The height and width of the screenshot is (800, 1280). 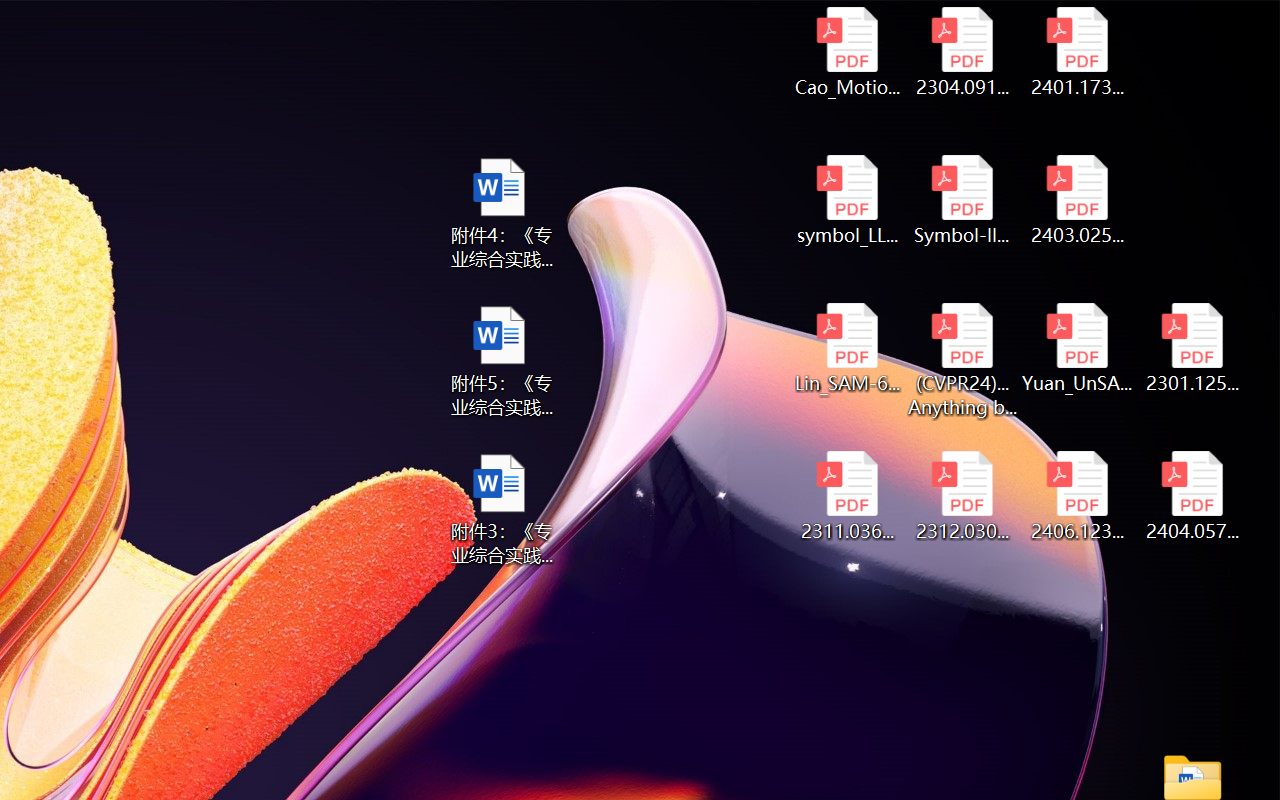 What do you see at coordinates (1076, 200) in the screenshot?
I see `'2403.02502v1.pdf'` at bounding box center [1076, 200].